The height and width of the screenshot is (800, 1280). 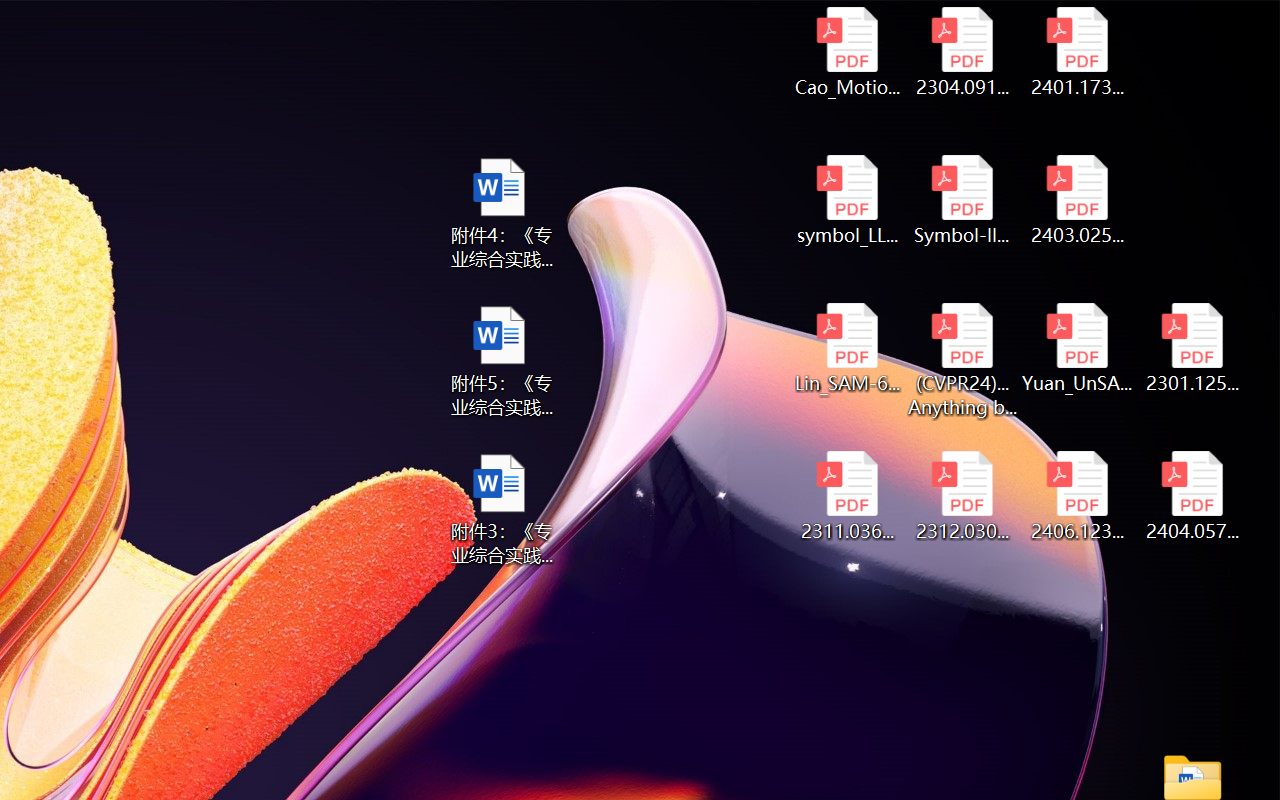 What do you see at coordinates (1076, 200) in the screenshot?
I see `'2403.02502v1.pdf'` at bounding box center [1076, 200].